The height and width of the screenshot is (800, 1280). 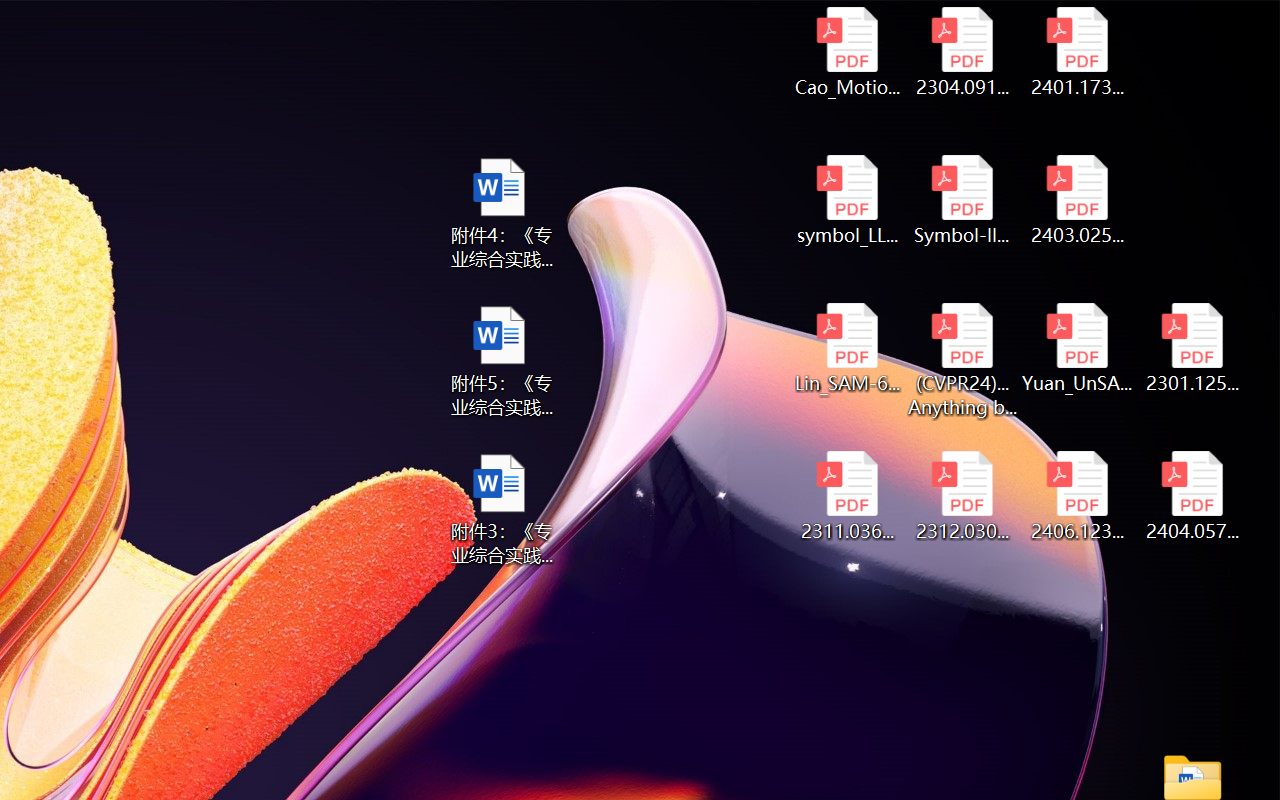 What do you see at coordinates (1076, 200) in the screenshot?
I see `'2403.02502v1.pdf'` at bounding box center [1076, 200].